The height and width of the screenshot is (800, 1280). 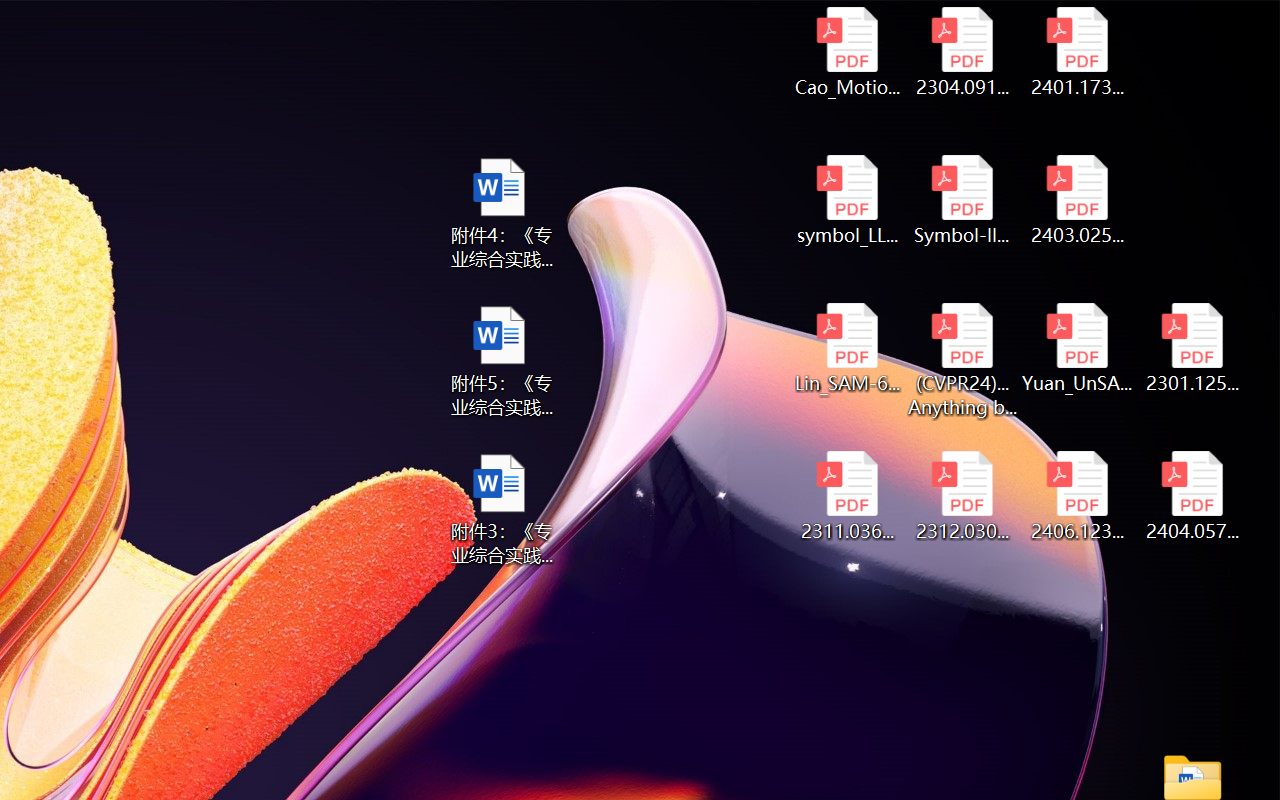 What do you see at coordinates (1076, 200) in the screenshot?
I see `'2403.02502v1.pdf'` at bounding box center [1076, 200].